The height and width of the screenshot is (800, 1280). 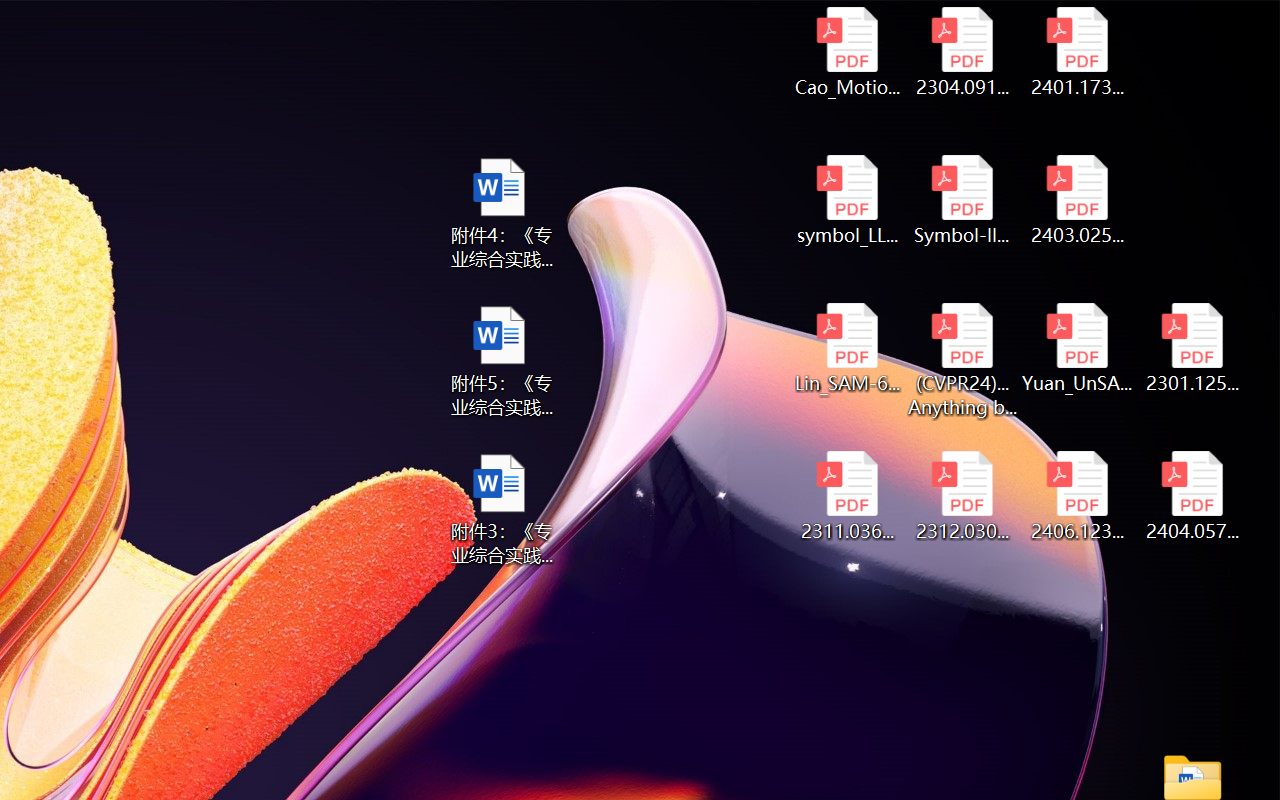 What do you see at coordinates (1076, 200) in the screenshot?
I see `'2403.02502v1.pdf'` at bounding box center [1076, 200].